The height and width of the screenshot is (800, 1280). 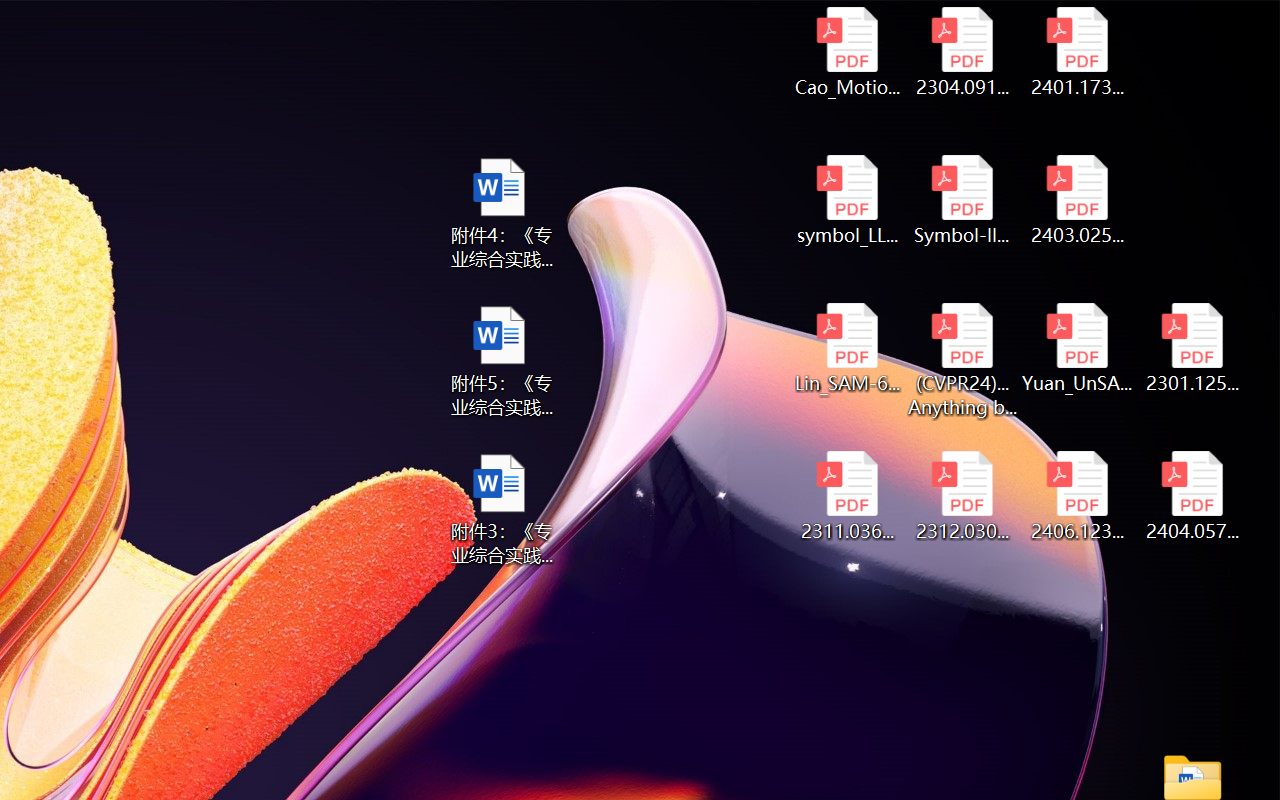 What do you see at coordinates (1076, 200) in the screenshot?
I see `'2403.02502v1.pdf'` at bounding box center [1076, 200].